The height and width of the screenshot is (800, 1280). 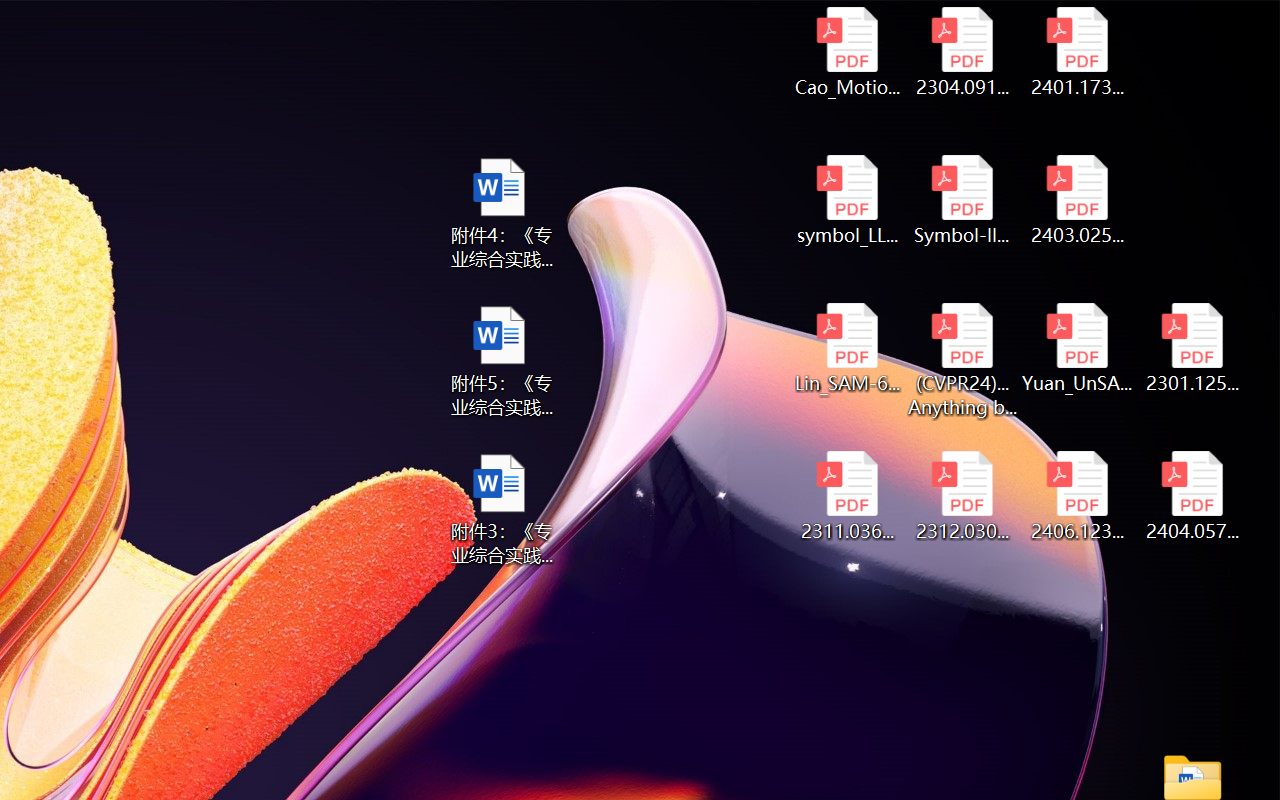 What do you see at coordinates (1076, 200) in the screenshot?
I see `'2403.02502v1.pdf'` at bounding box center [1076, 200].